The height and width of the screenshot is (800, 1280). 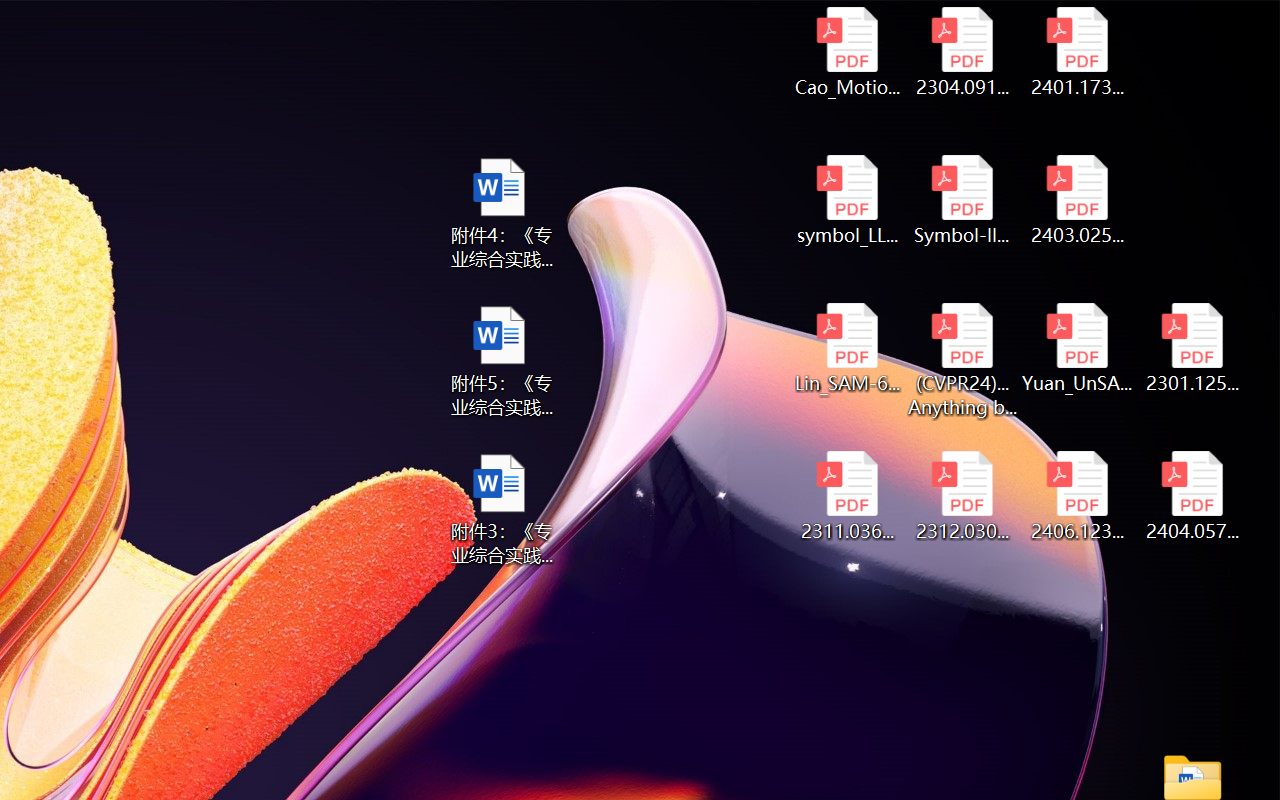 What do you see at coordinates (1076, 200) in the screenshot?
I see `'2403.02502v1.pdf'` at bounding box center [1076, 200].